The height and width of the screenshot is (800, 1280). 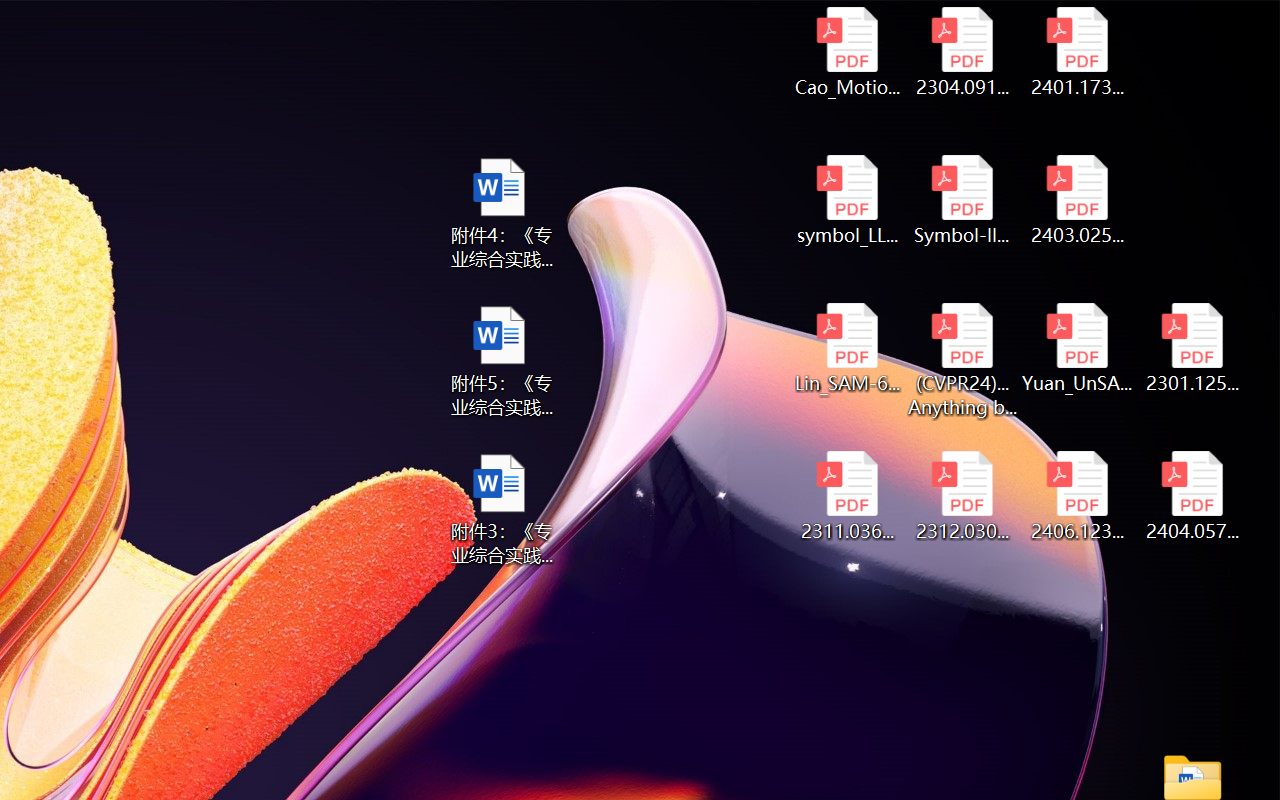 What do you see at coordinates (1076, 200) in the screenshot?
I see `'2403.02502v1.pdf'` at bounding box center [1076, 200].